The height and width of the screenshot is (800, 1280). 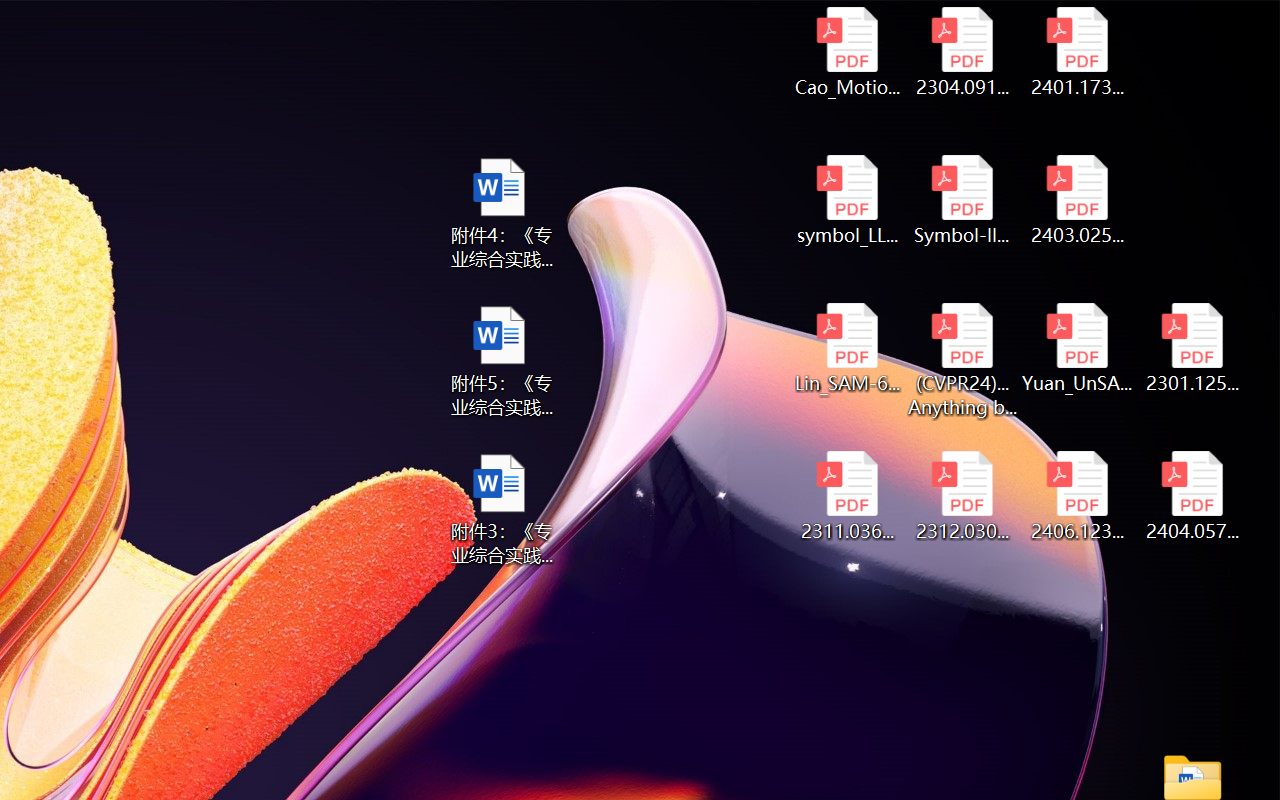 What do you see at coordinates (1076, 200) in the screenshot?
I see `'2403.02502v1.pdf'` at bounding box center [1076, 200].